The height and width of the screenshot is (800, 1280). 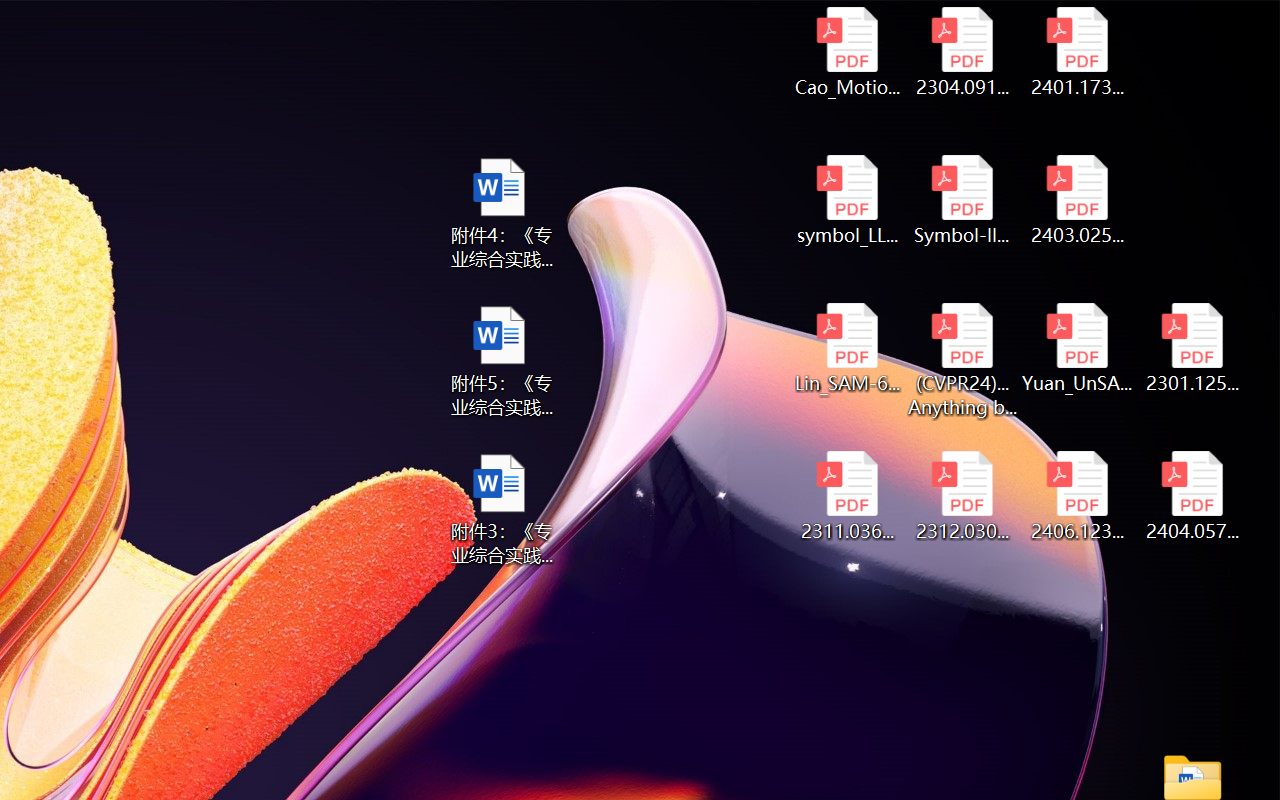 What do you see at coordinates (1076, 200) in the screenshot?
I see `'2403.02502v1.pdf'` at bounding box center [1076, 200].